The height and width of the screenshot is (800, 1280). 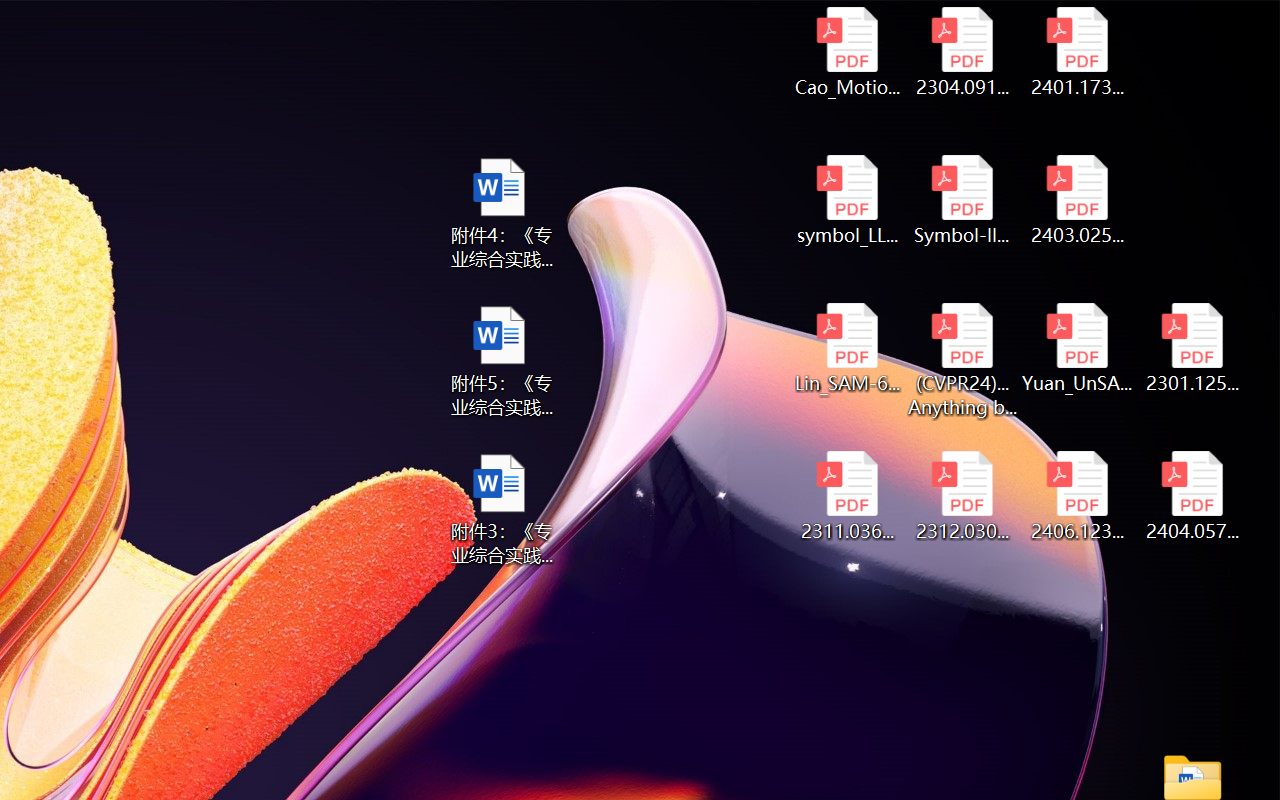 What do you see at coordinates (1076, 200) in the screenshot?
I see `'2403.02502v1.pdf'` at bounding box center [1076, 200].